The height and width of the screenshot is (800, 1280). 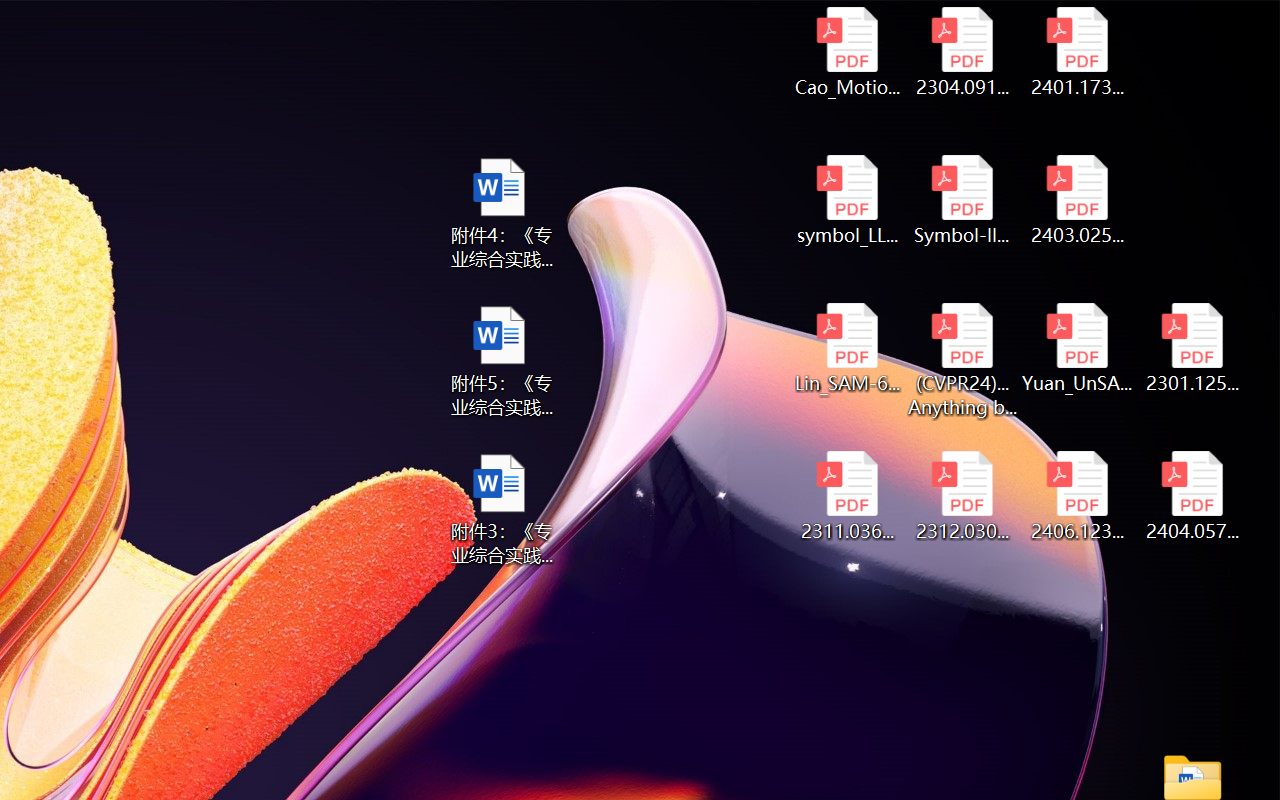 What do you see at coordinates (1076, 200) in the screenshot?
I see `'2403.02502v1.pdf'` at bounding box center [1076, 200].